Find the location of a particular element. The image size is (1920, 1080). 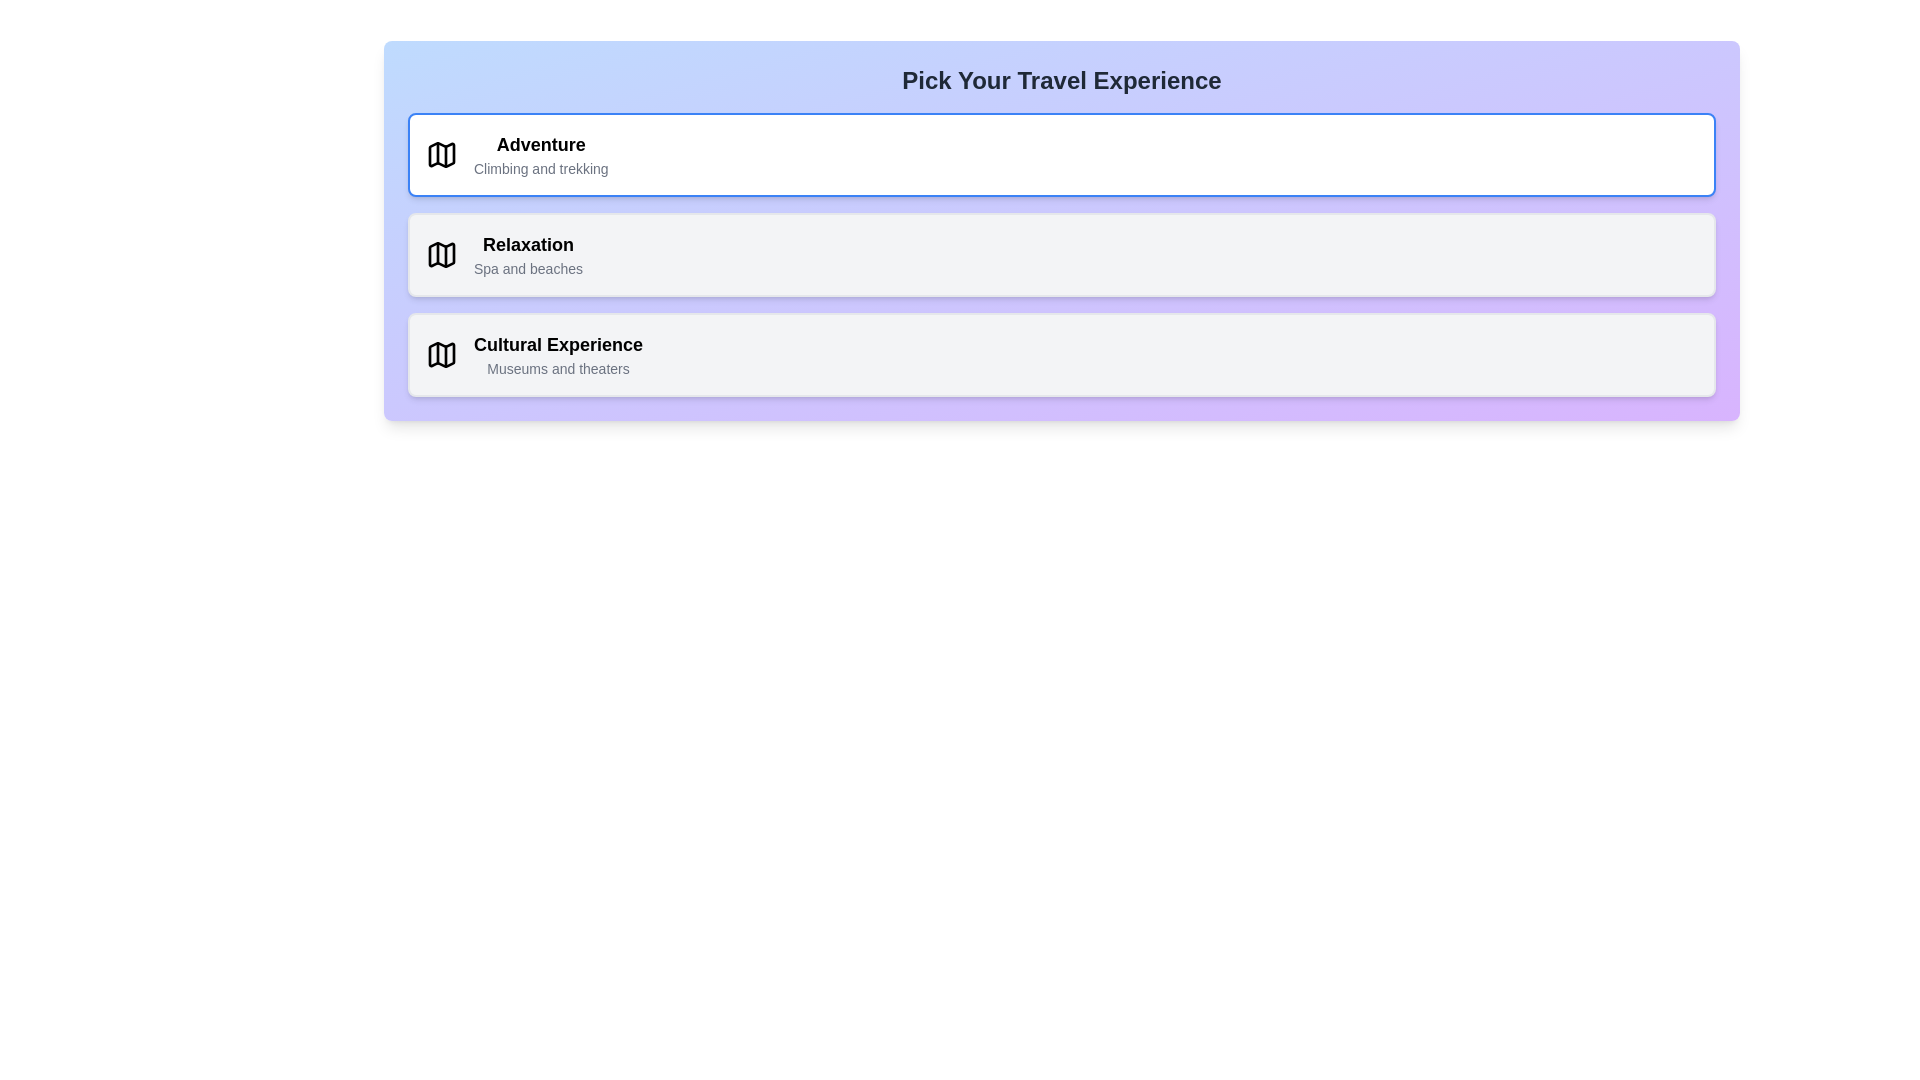

the descriptive text label below the 'Adventure' header is located at coordinates (541, 168).